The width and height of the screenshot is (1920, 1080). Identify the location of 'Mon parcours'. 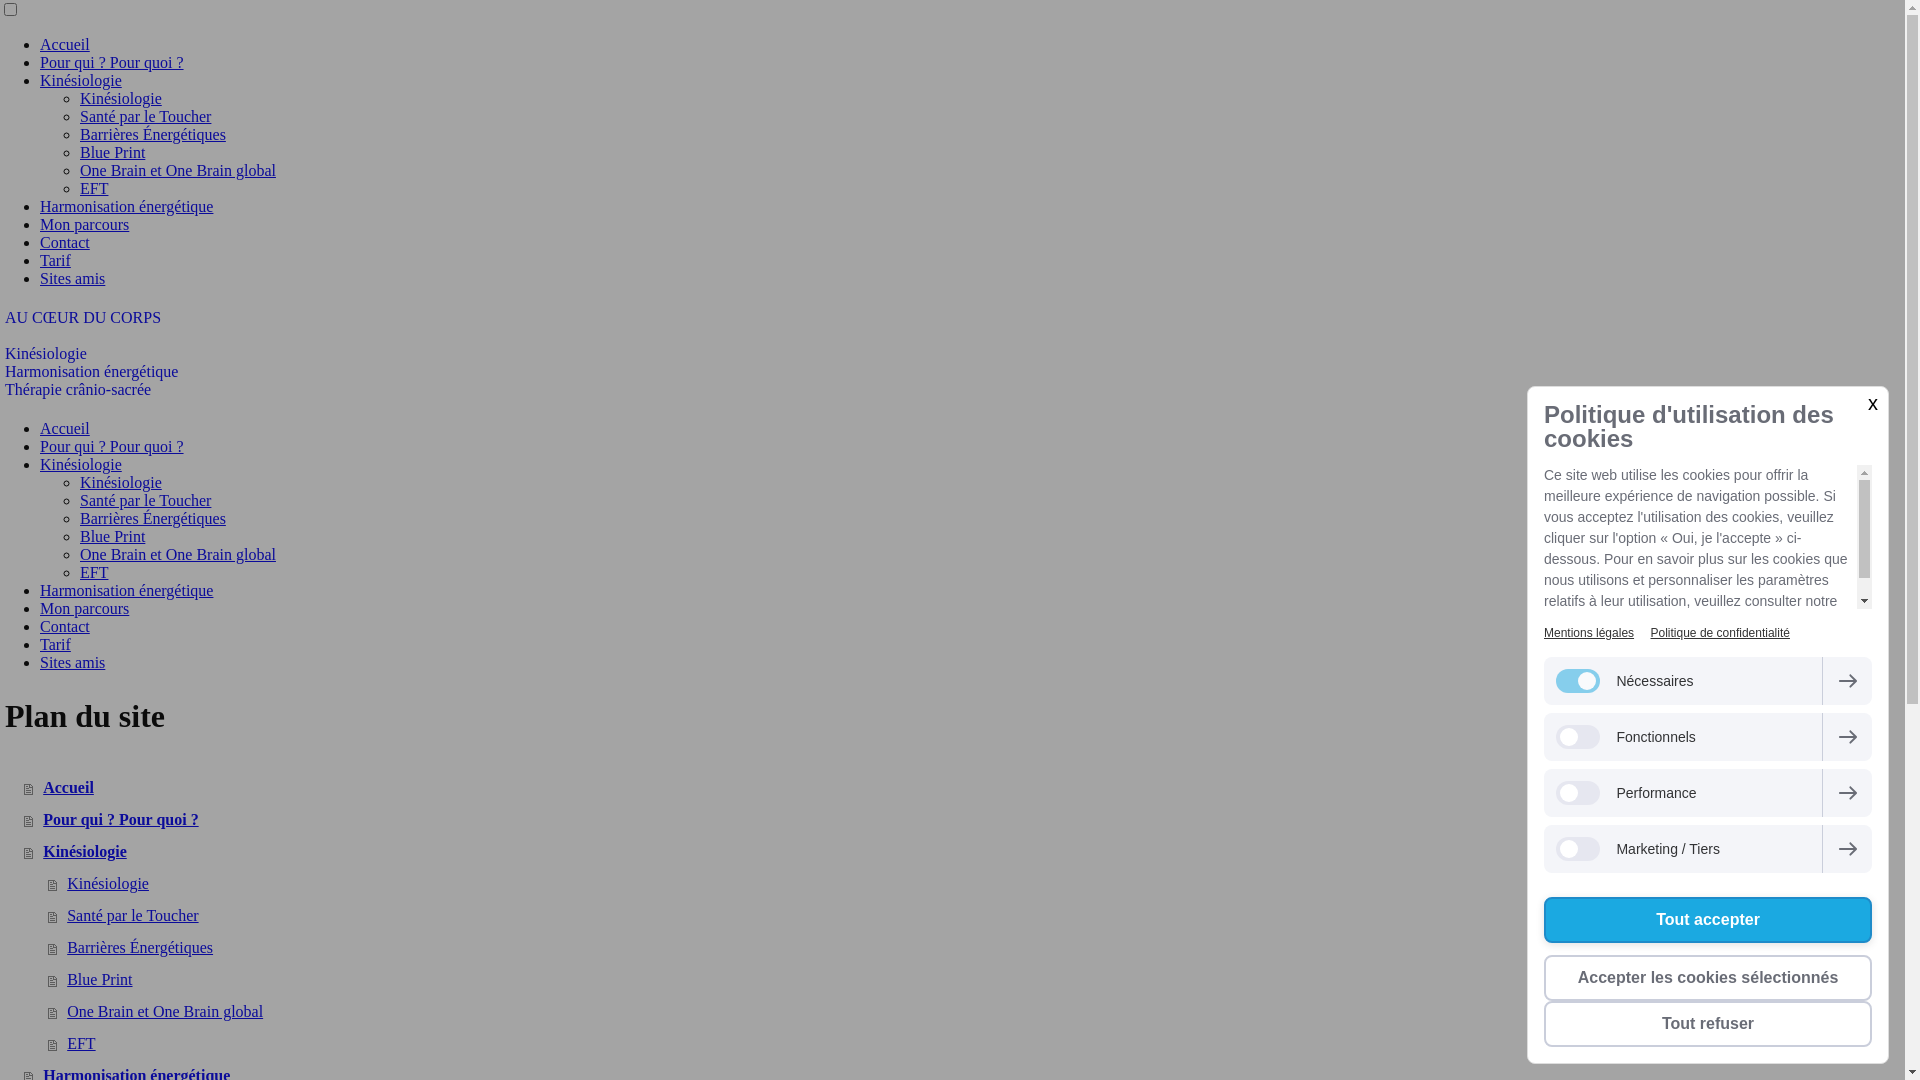
(83, 607).